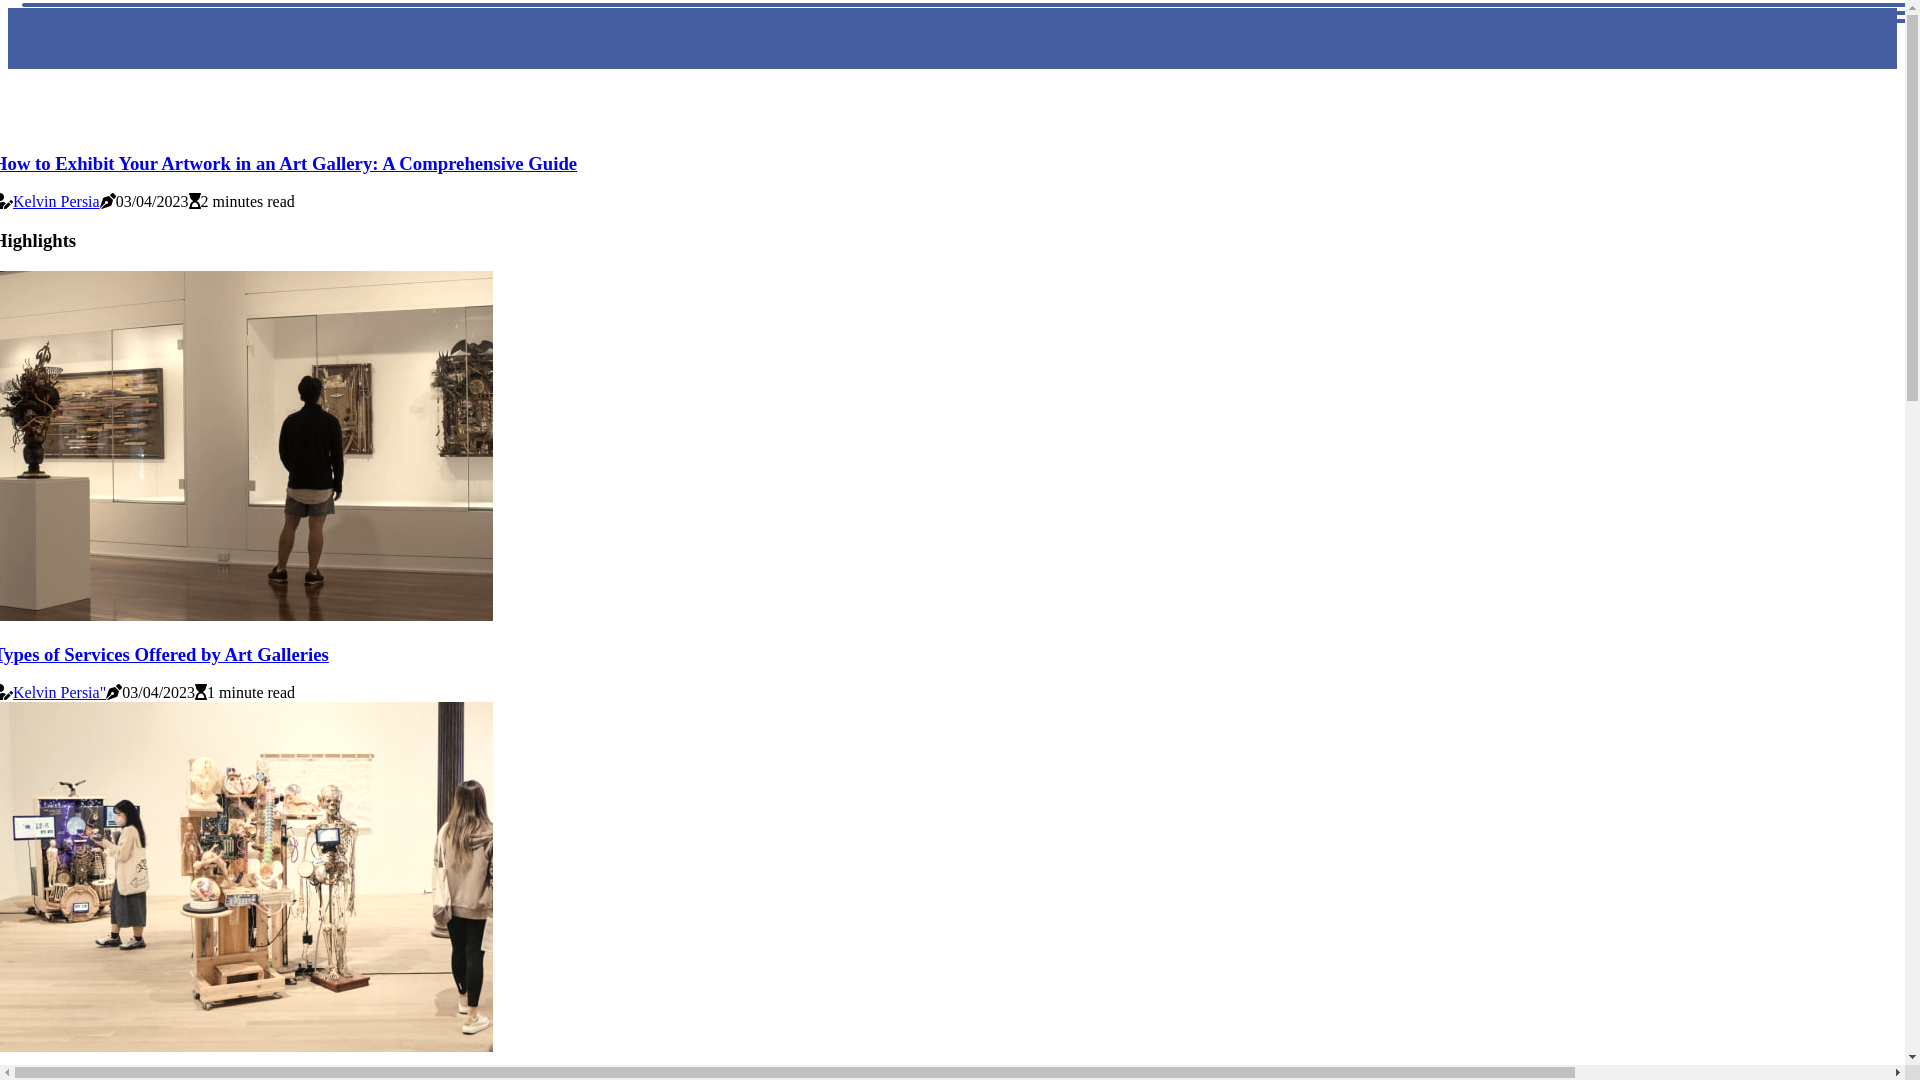  What do you see at coordinates (59, 691) in the screenshot?
I see `'Kelvin Persia"'` at bounding box center [59, 691].